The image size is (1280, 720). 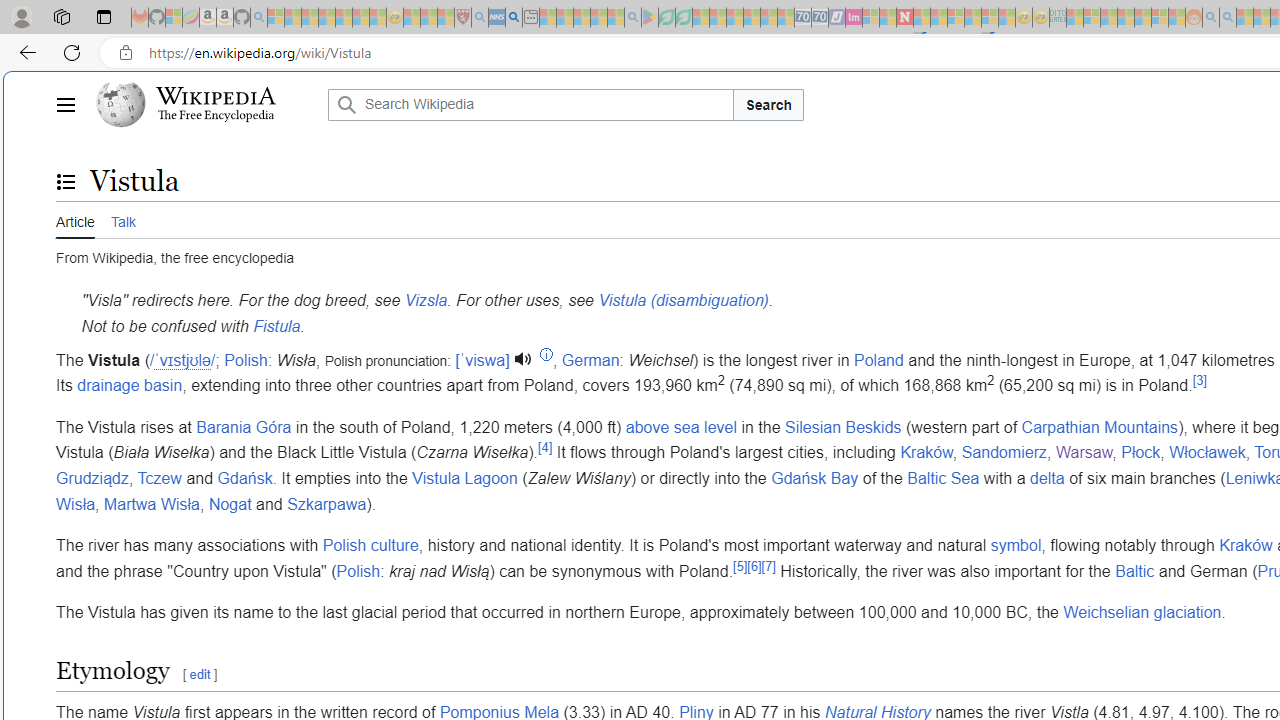 What do you see at coordinates (1090, 17) in the screenshot?
I see `'Microsoft account | Privacy - Sleeping'` at bounding box center [1090, 17].